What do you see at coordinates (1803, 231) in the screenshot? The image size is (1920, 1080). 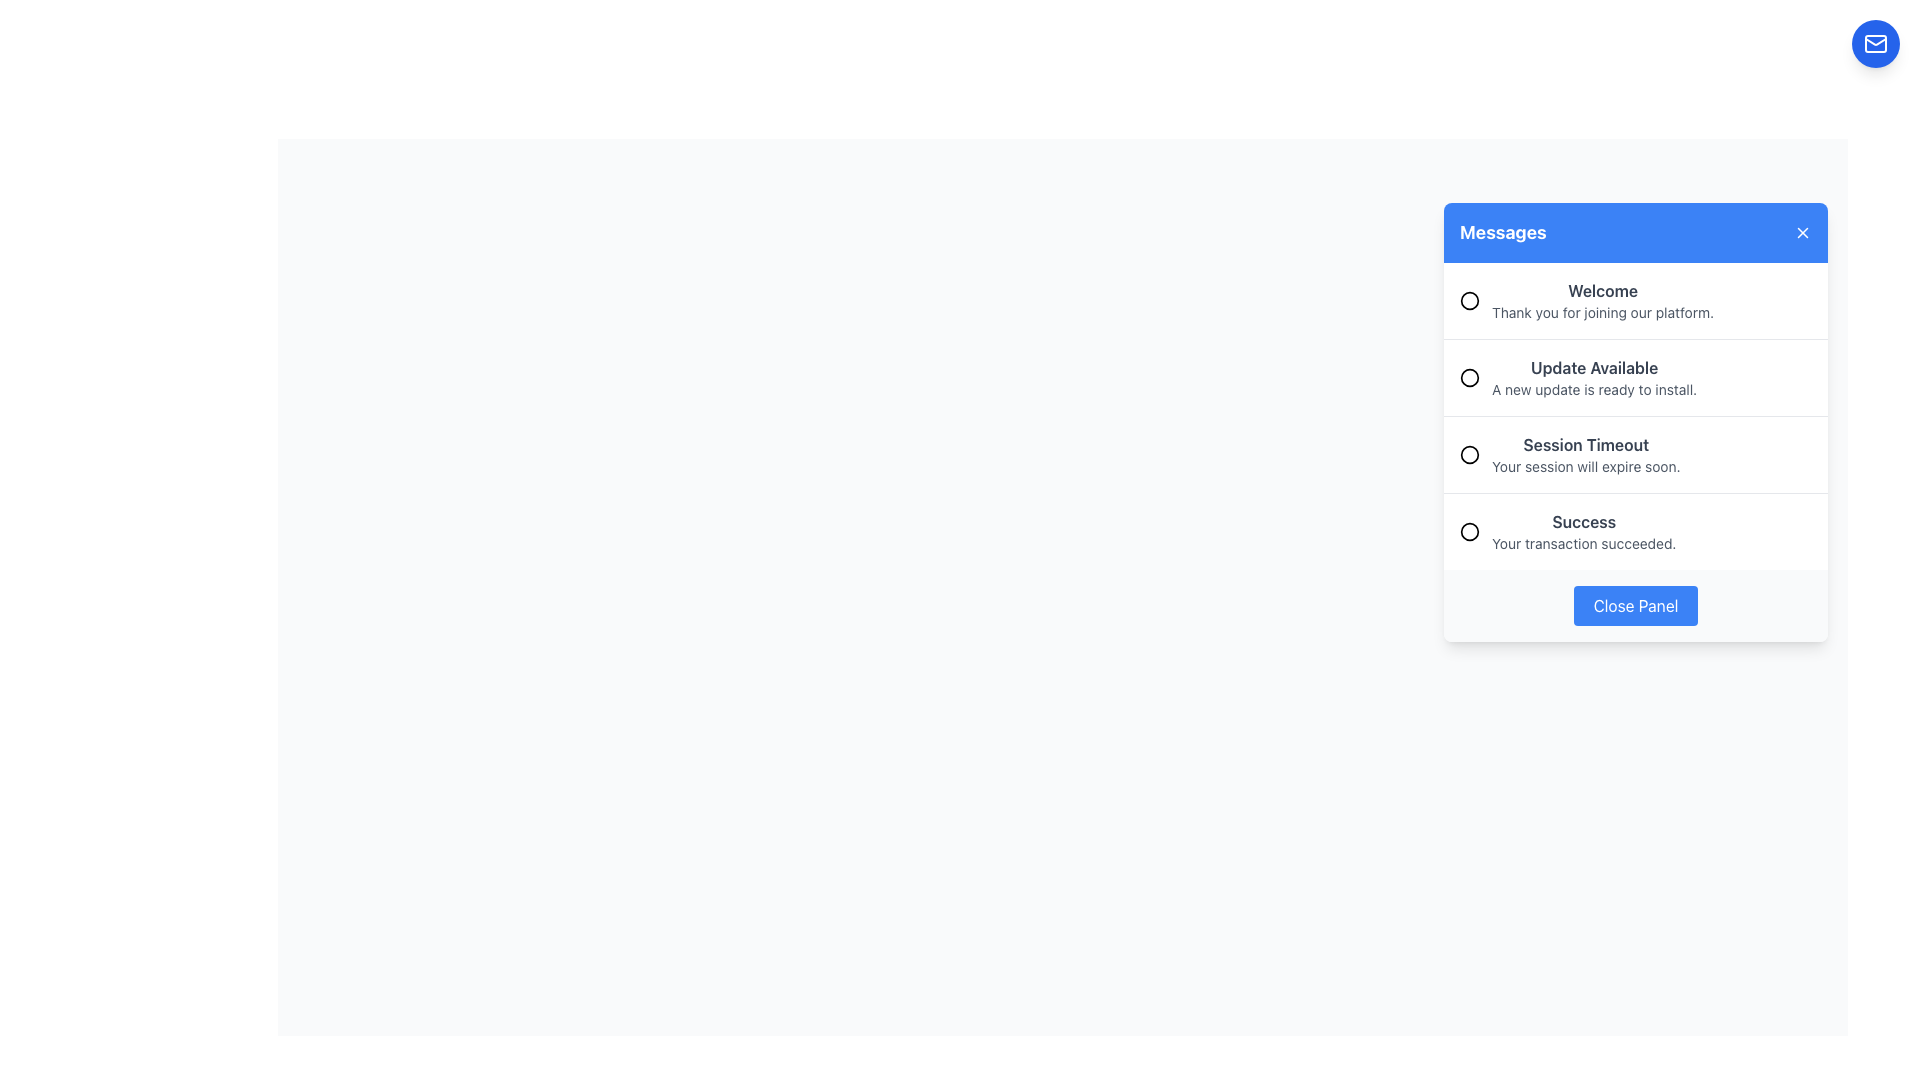 I see `the close button, represented by an 'X' icon, located at the top-right corner of the 'Messages' header` at bounding box center [1803, 231].